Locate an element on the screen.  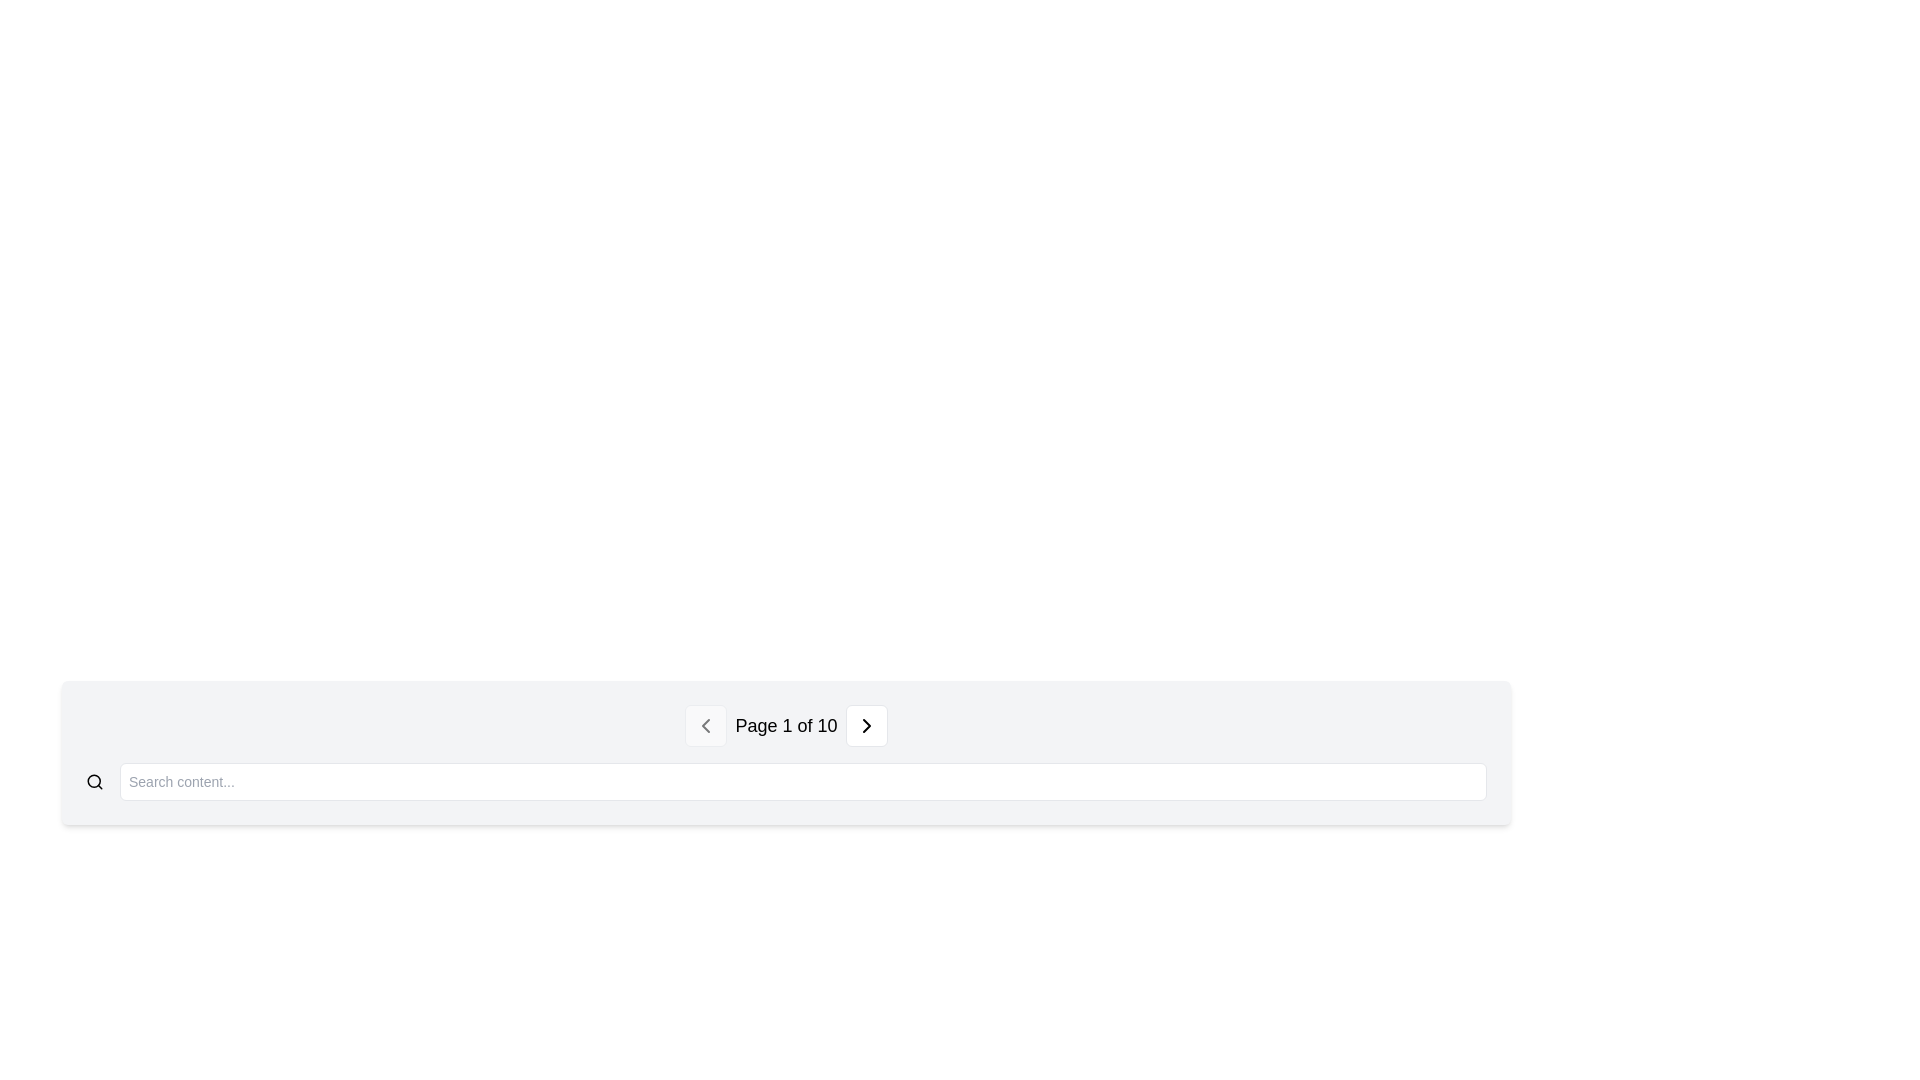
the chevron icon located on the right side of the navigation button at the bottom-center of the view is located at coordinates (866, 725).